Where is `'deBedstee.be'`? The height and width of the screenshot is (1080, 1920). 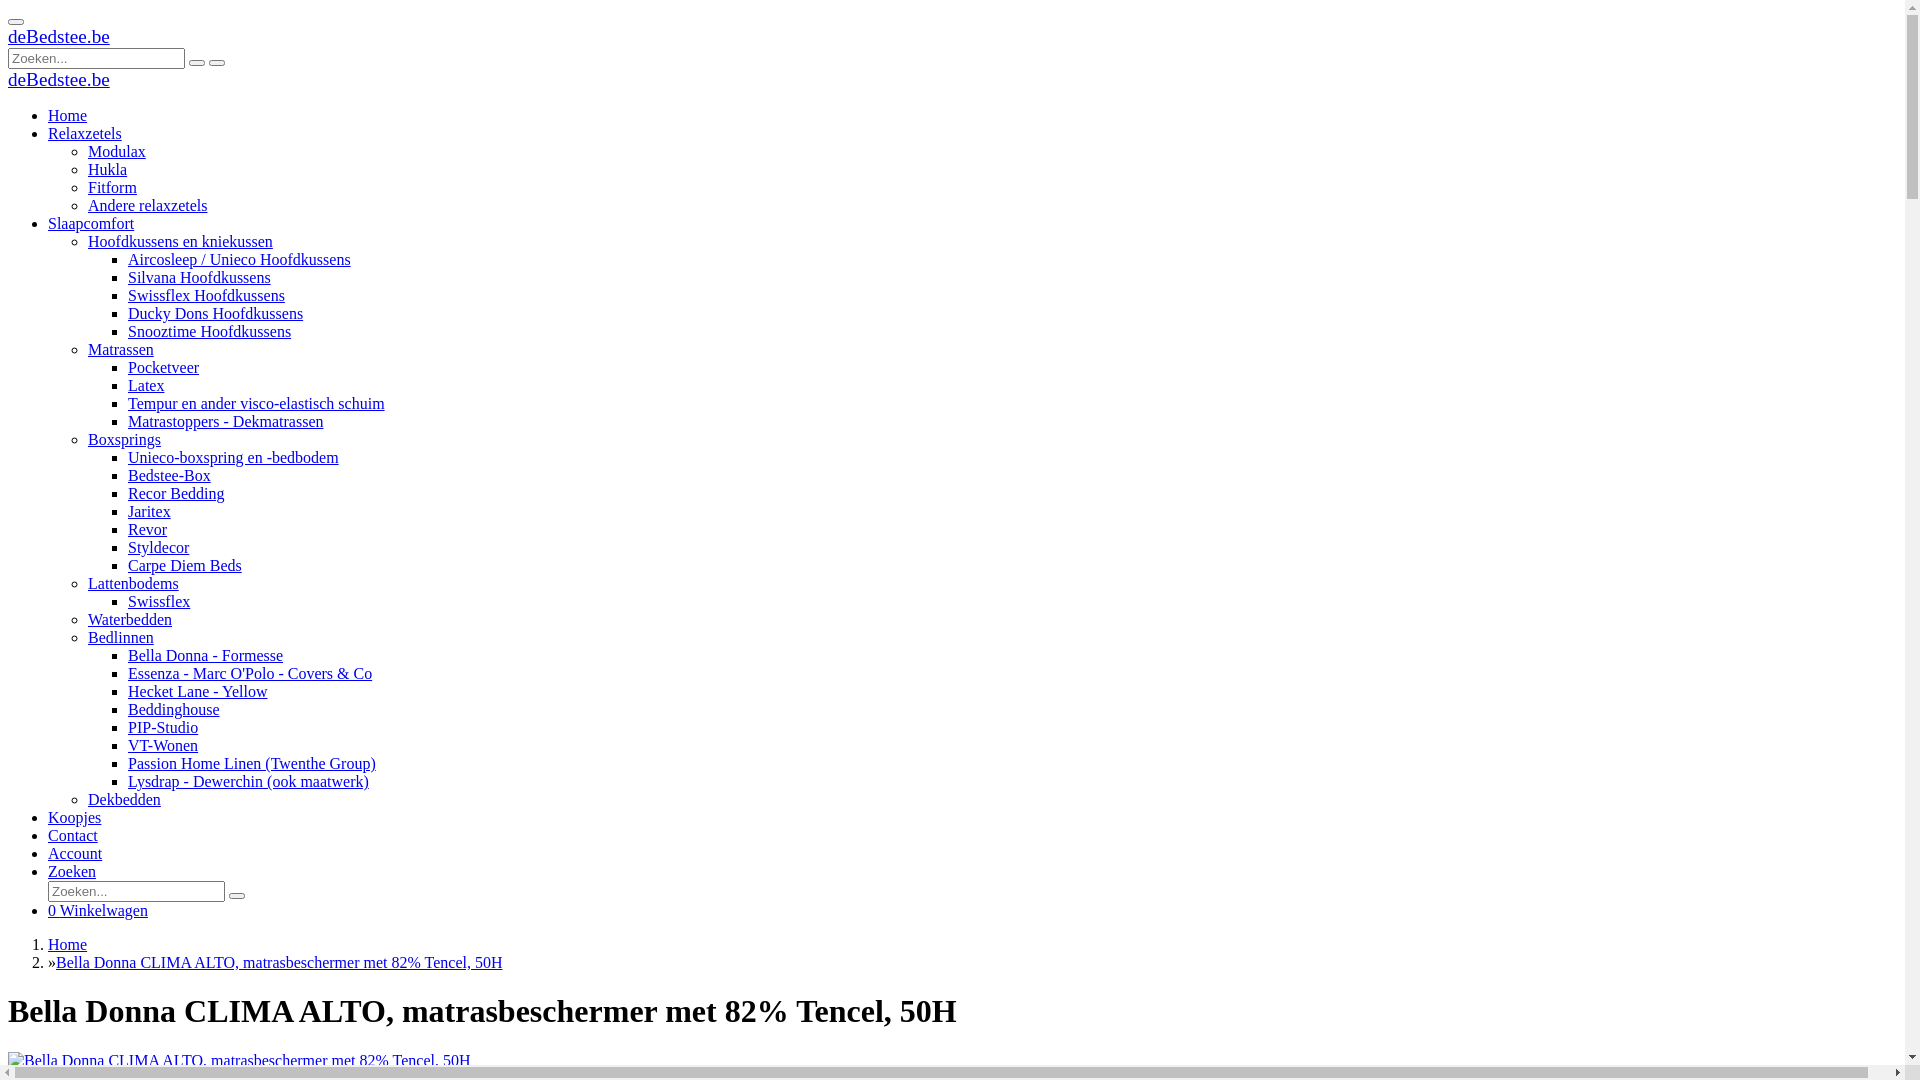
'deBedstee.be' is located at coordinates (58, 37).